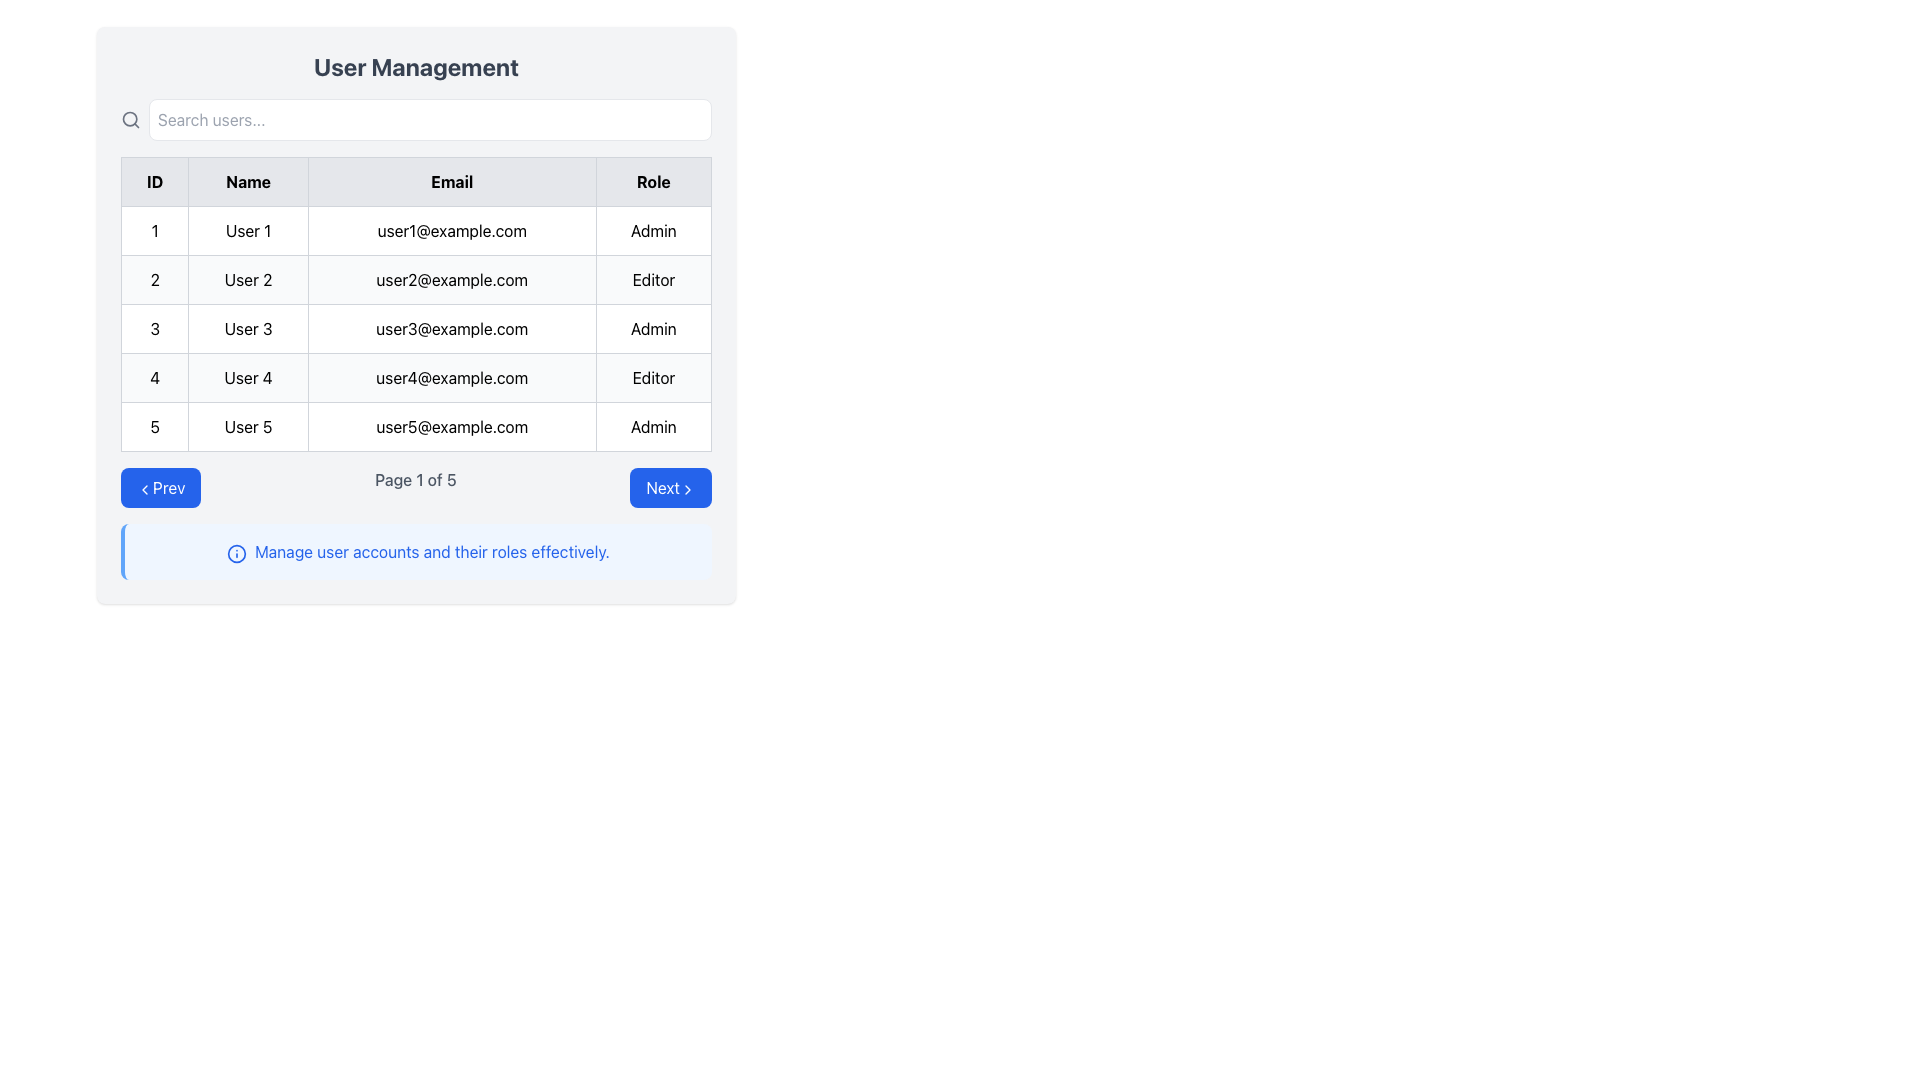 Image resolution: width=1920 pixels, height=1080 pixels. What do you see at coordinates (154, 181) in the screenshot?
I see `the Table Header Cell that serves as the header for the first column in the table, located at the top-left corner of the table area` at bounding box center [154, 181].